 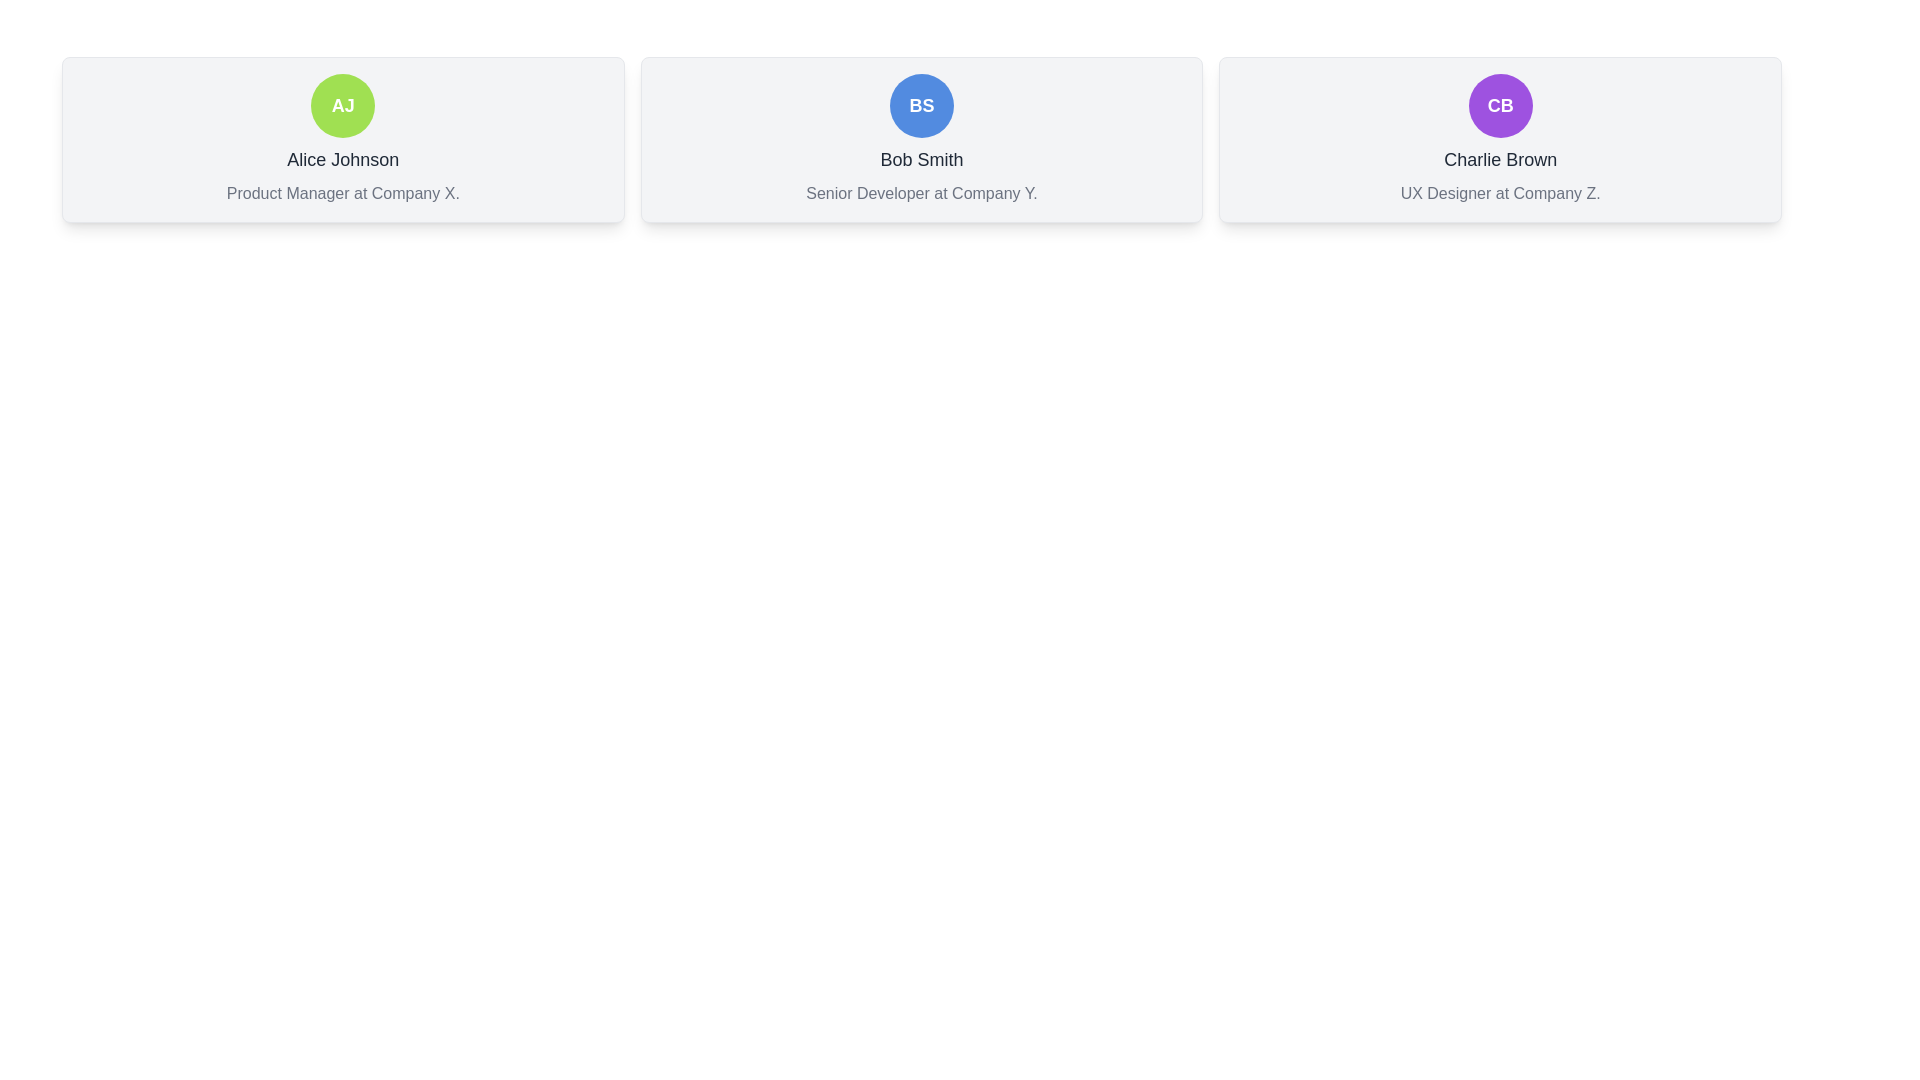 I want to click on the static text label displaying 'UX Designer at Company Z.' which is located directly underneath 'Charlie Brown' in the rightmost item of a grid layout, so click(x=1500, y=193).